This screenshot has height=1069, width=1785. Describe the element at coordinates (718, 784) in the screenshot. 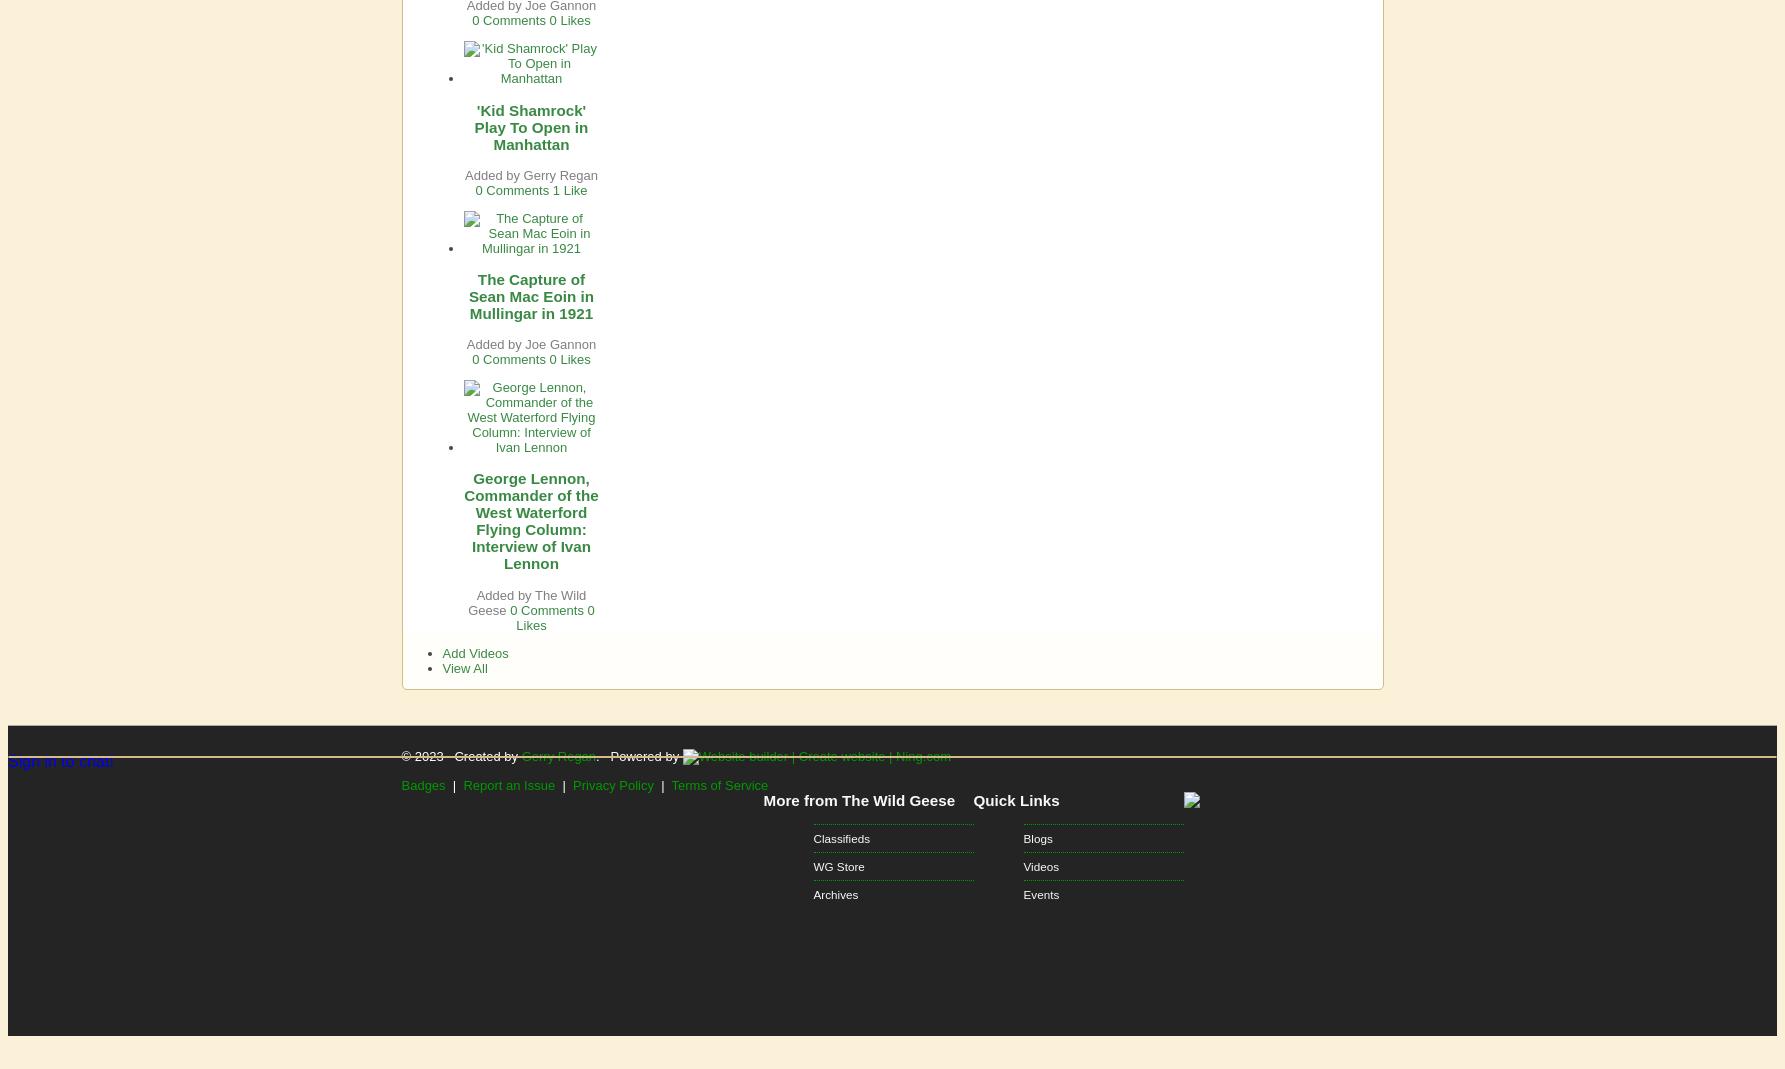

I see `'Terms of Service'` at that location.